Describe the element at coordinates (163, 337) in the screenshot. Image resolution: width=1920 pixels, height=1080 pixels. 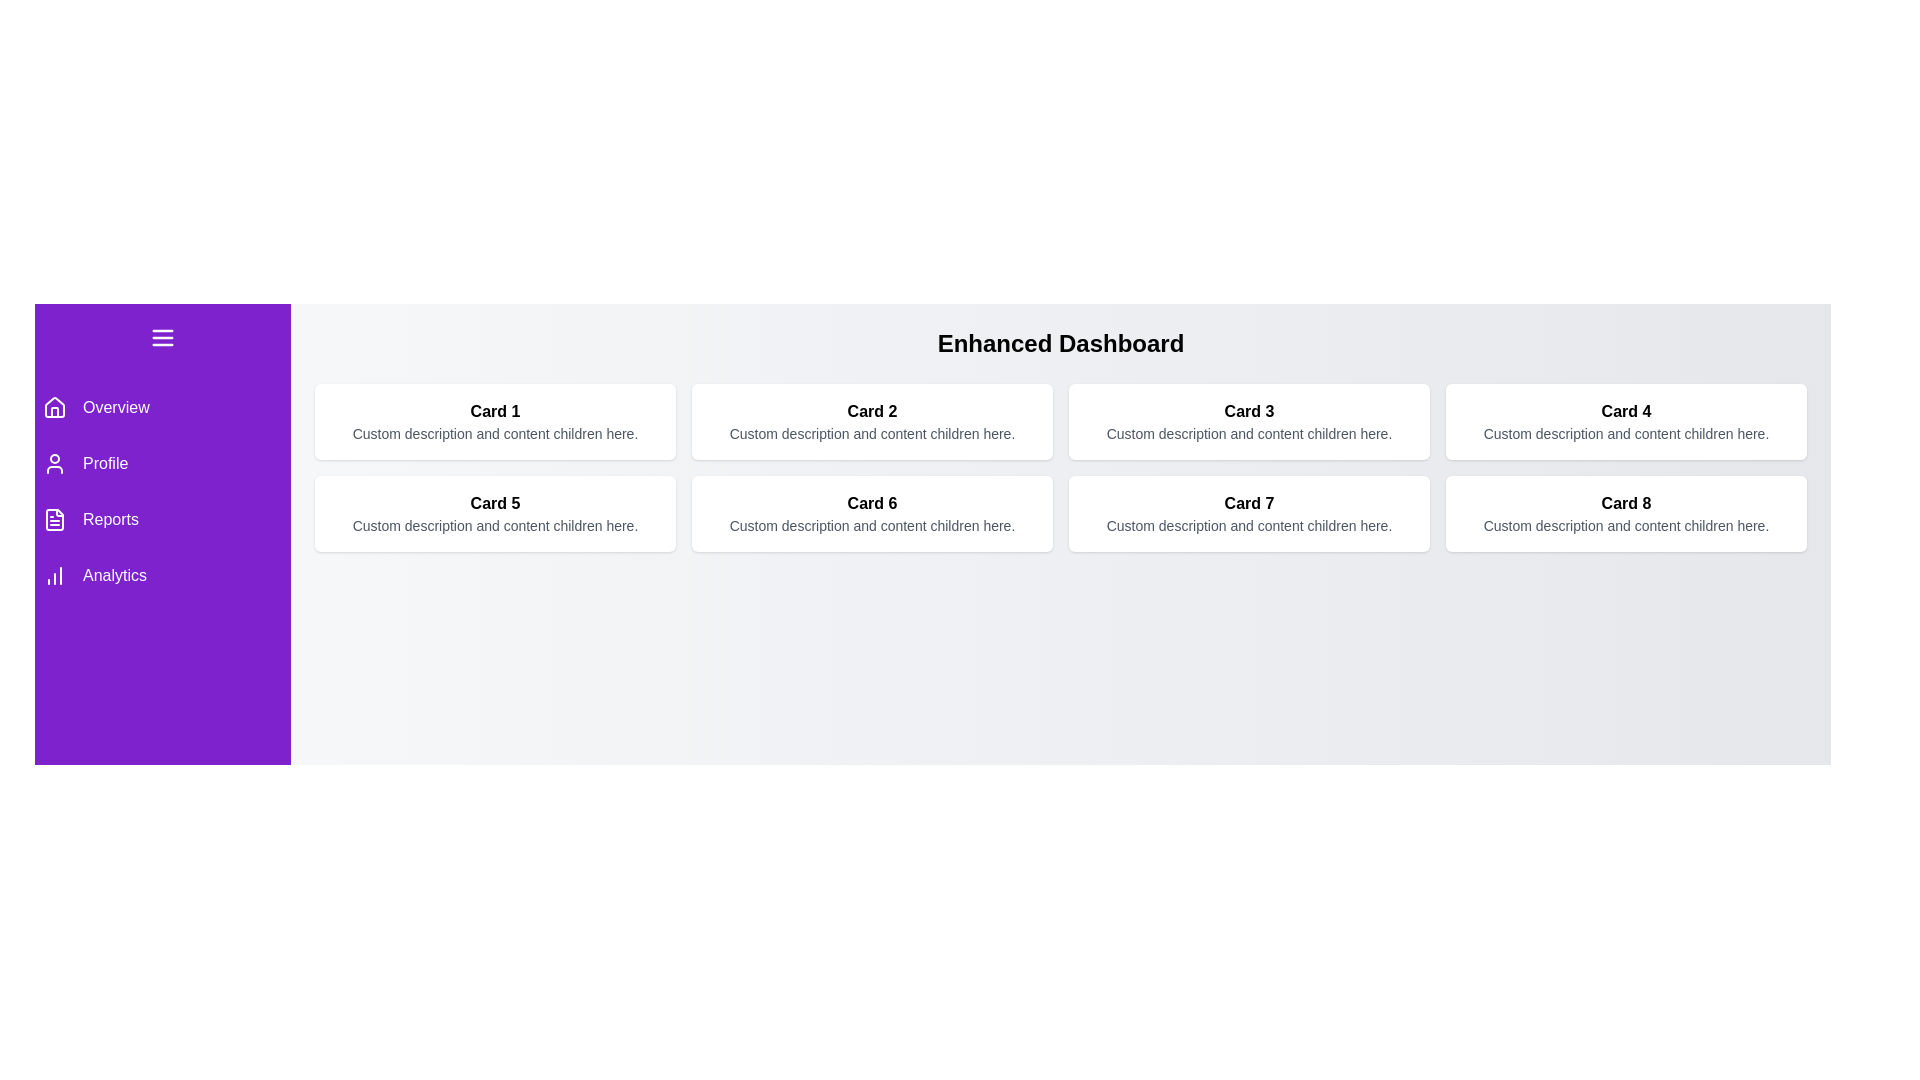
I see `menu button to toggle the sidebar` at that location.